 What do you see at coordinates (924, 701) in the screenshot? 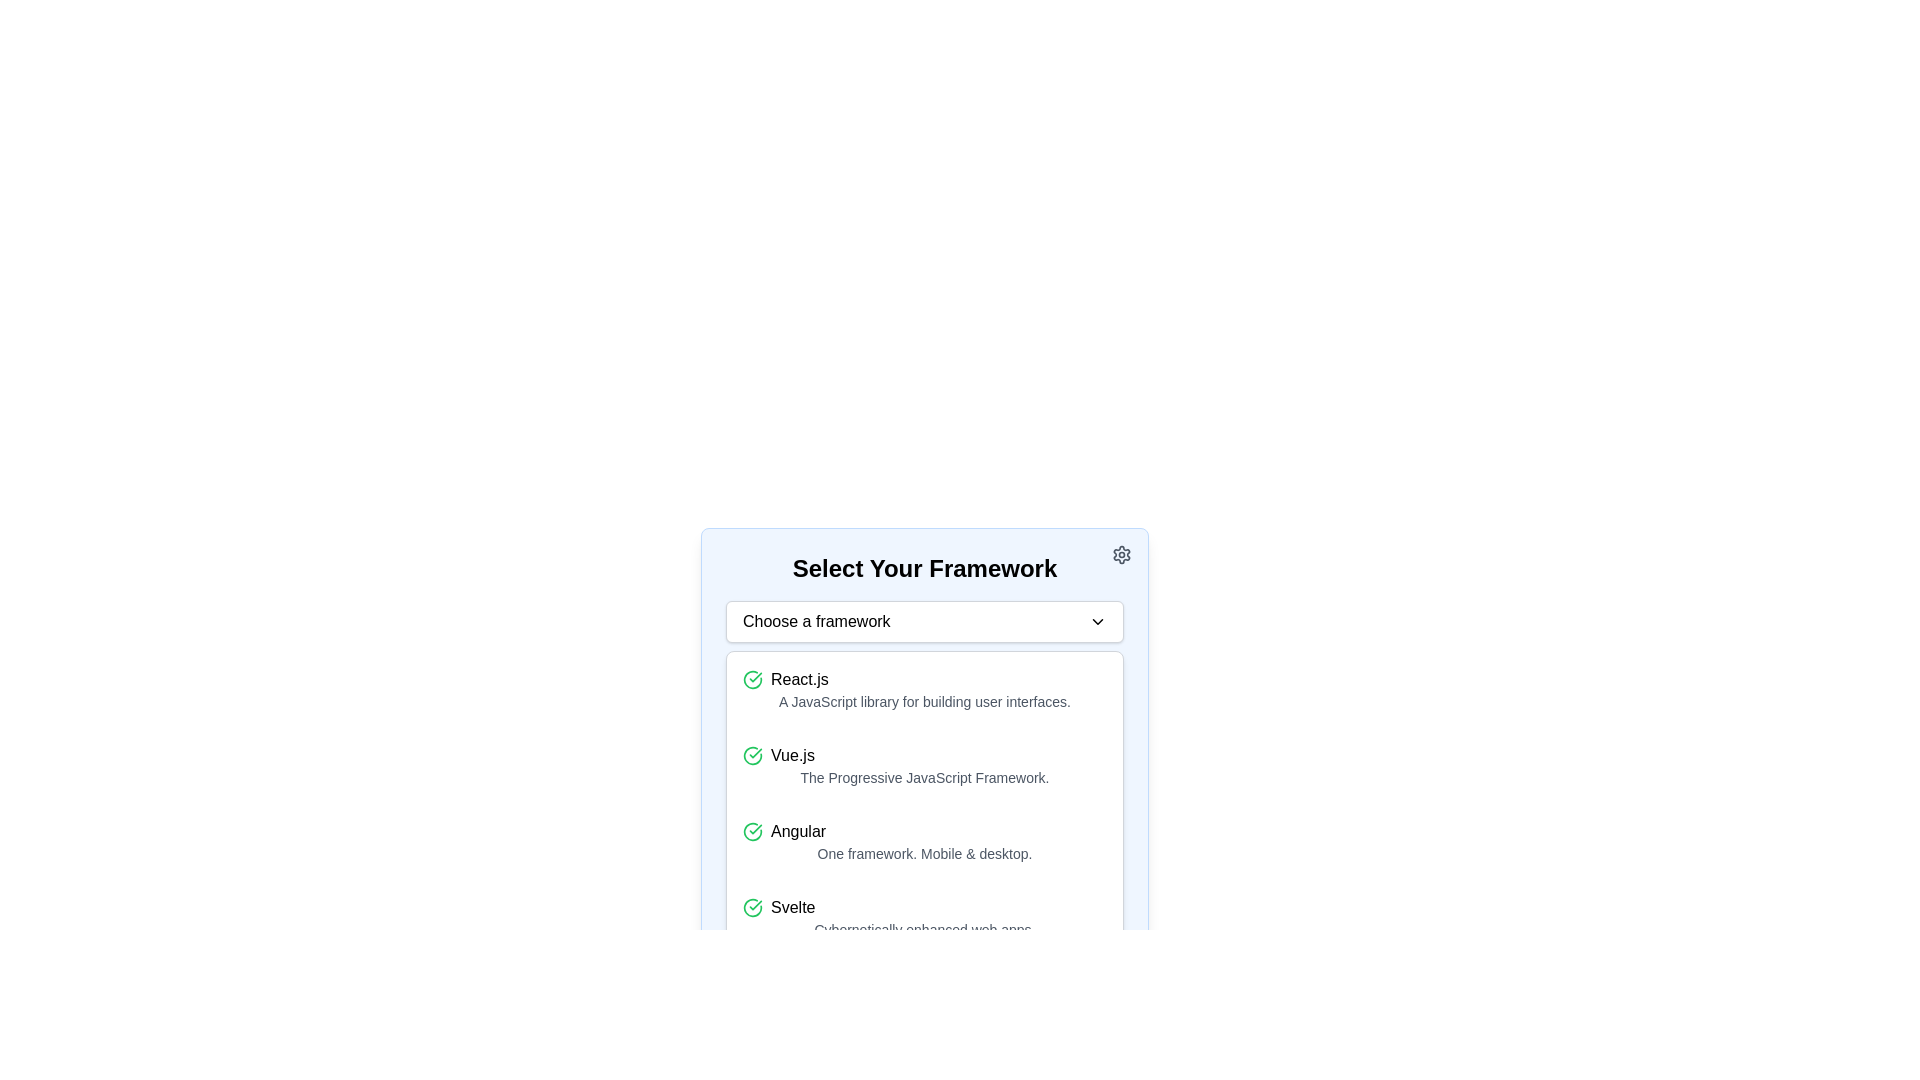
I see `descriptive text label about the React.js framework, which is located directly beneath the title 'React.js' in the 'Select Your Framework' section` at bounding box center [924, 701].